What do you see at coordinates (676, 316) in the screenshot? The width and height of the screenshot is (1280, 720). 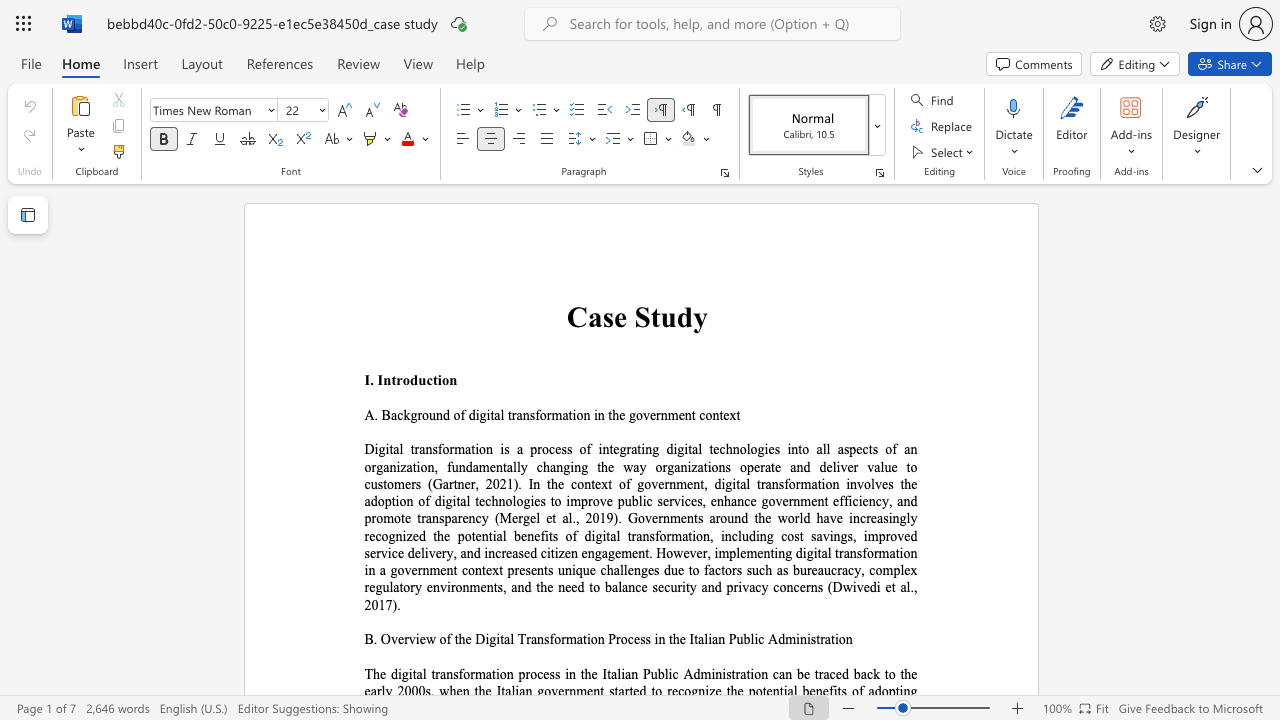 I see `the subset text "dy" within the text "Case Study"` at bounding box center [676, 316].